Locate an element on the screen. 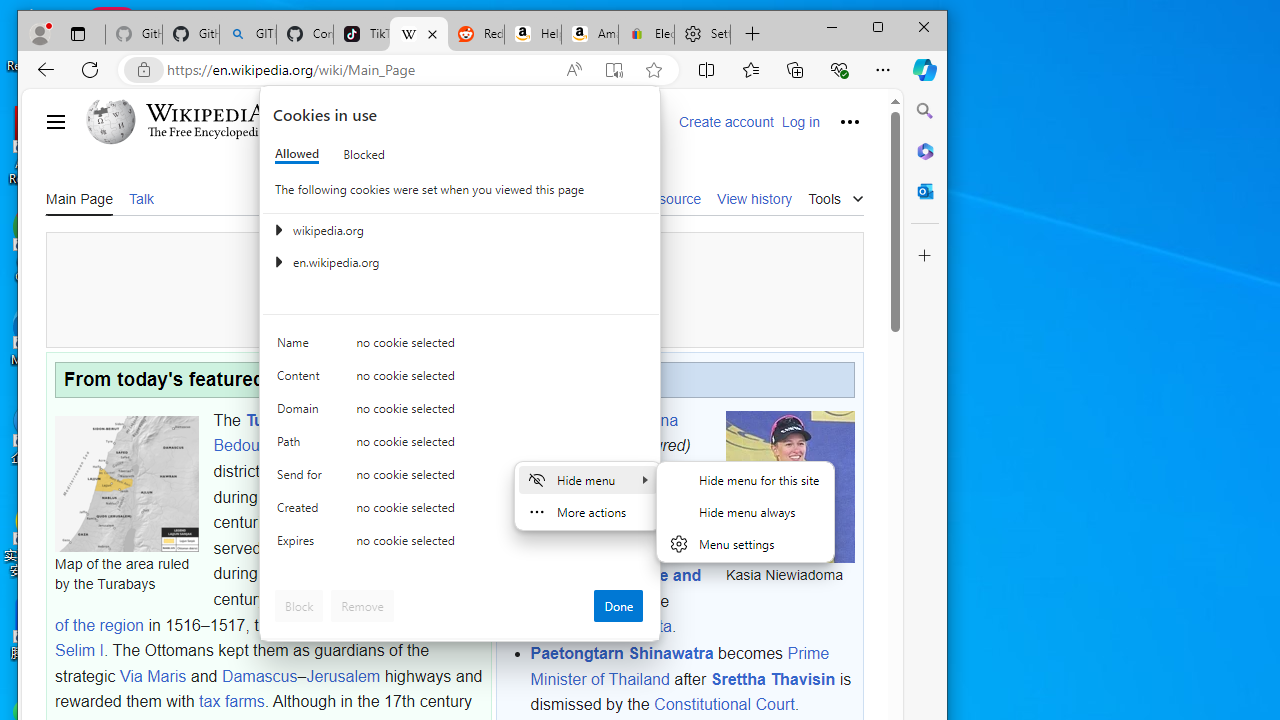  'Created' is located at coordinates (301, 511).